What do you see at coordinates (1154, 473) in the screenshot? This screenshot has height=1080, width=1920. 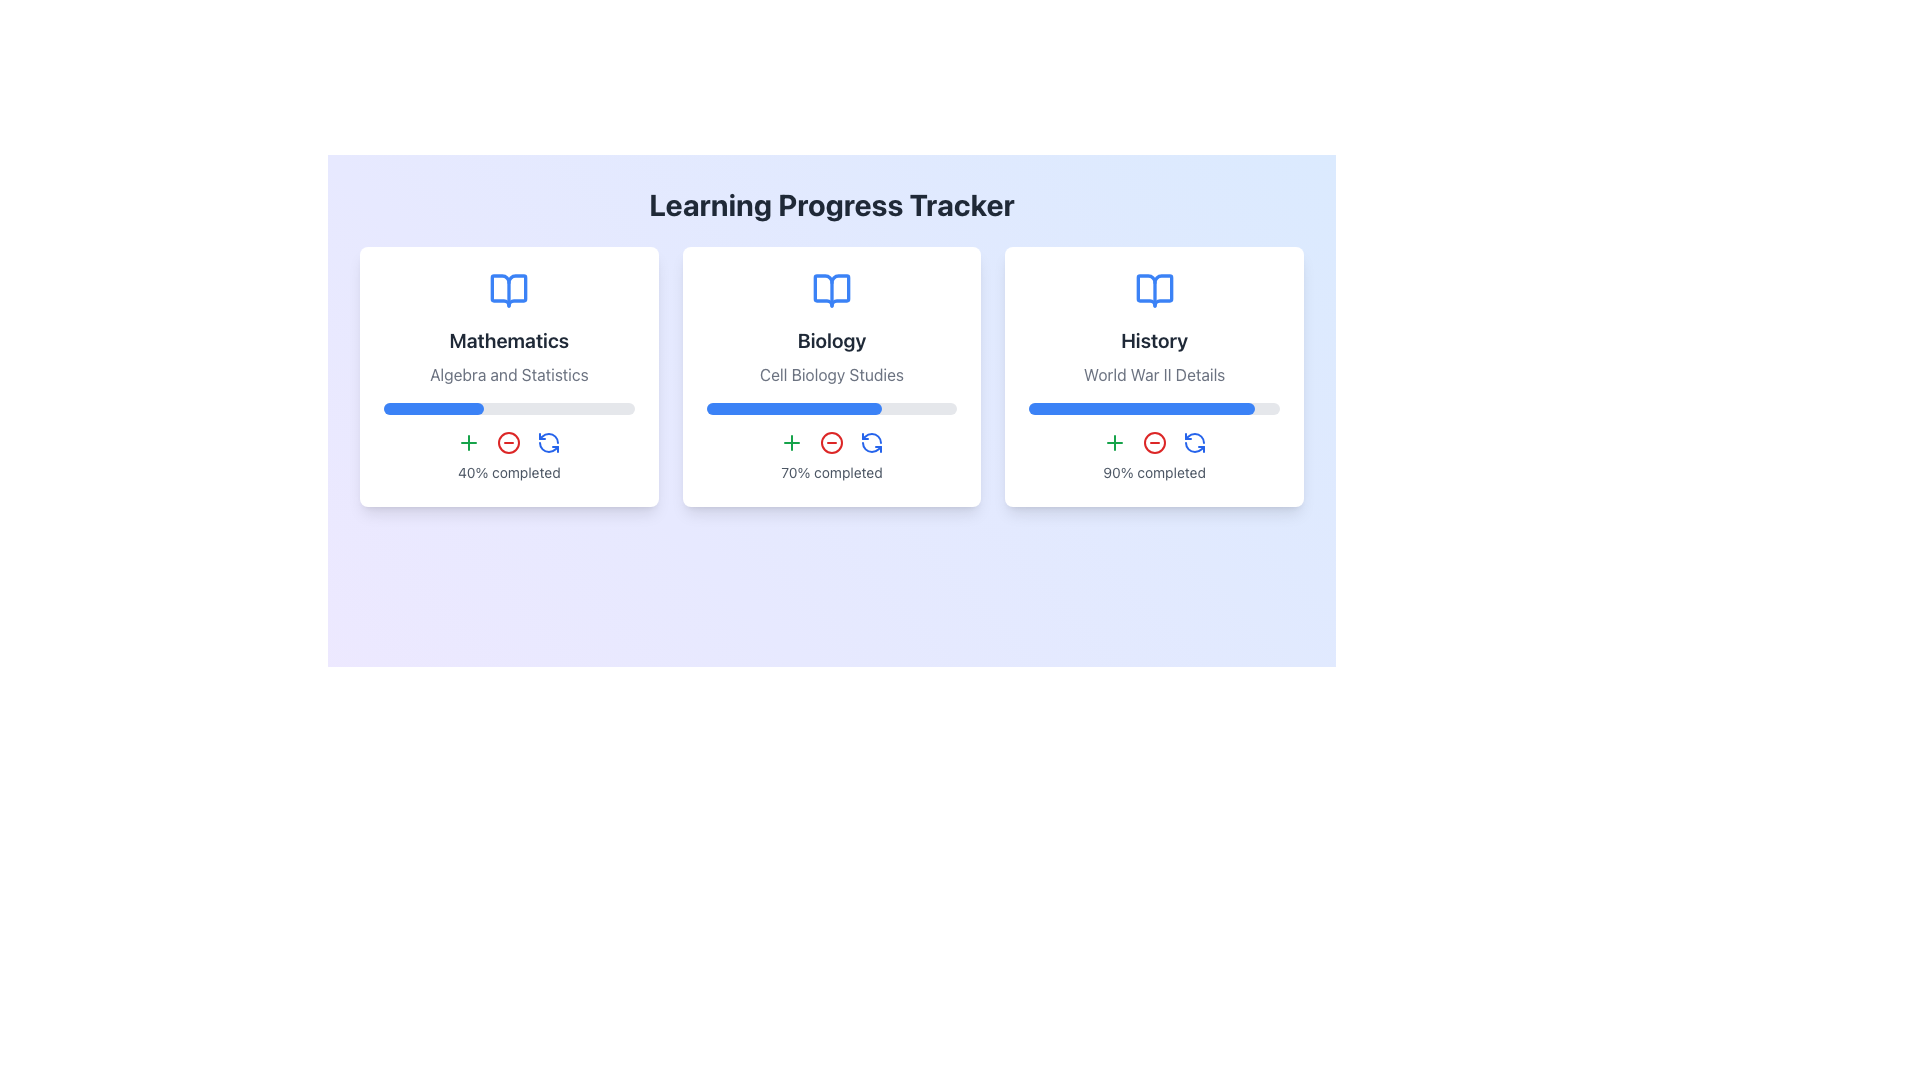 I see `the text label displaying '90% completed' that is located below the progress bar in the 'History - World War II Details' card` at bounding box center [1154, 473].